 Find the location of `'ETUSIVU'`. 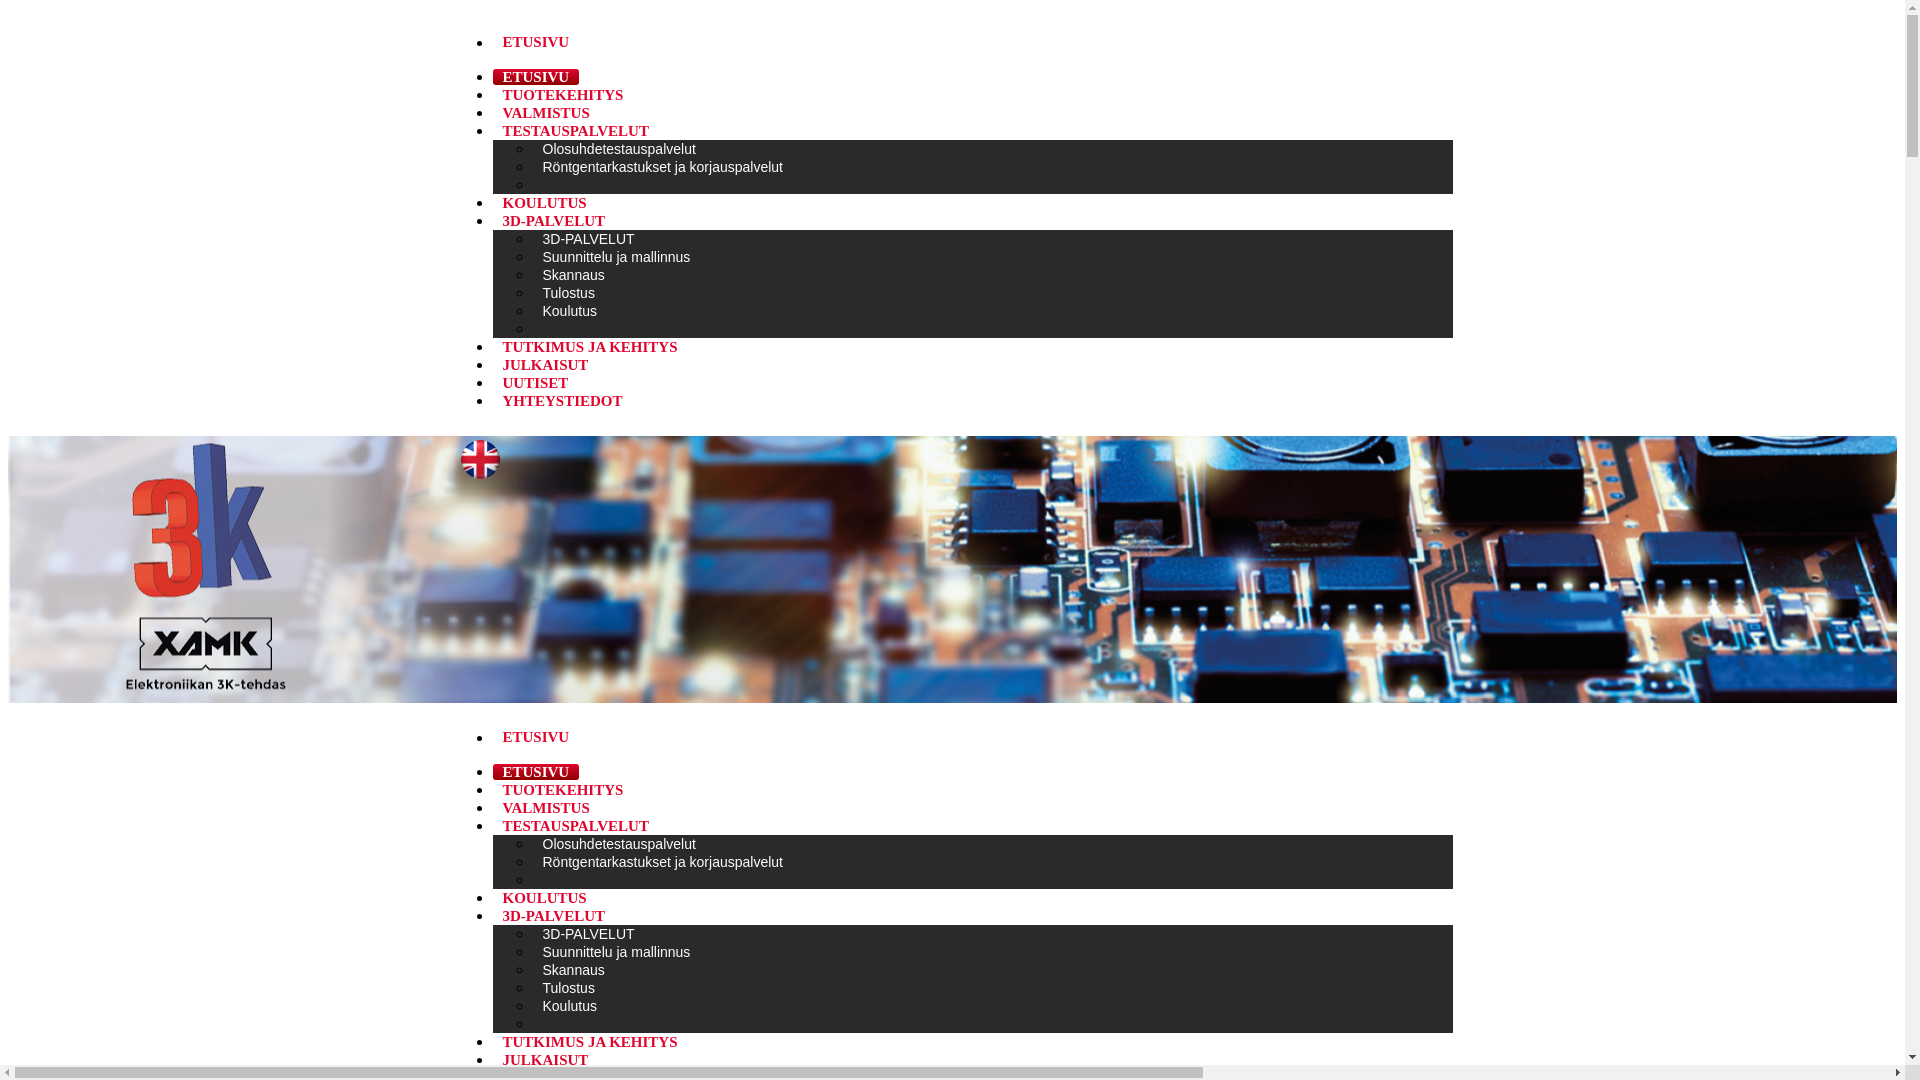

'ETUSIVU' is located at coordinates (491, 76).